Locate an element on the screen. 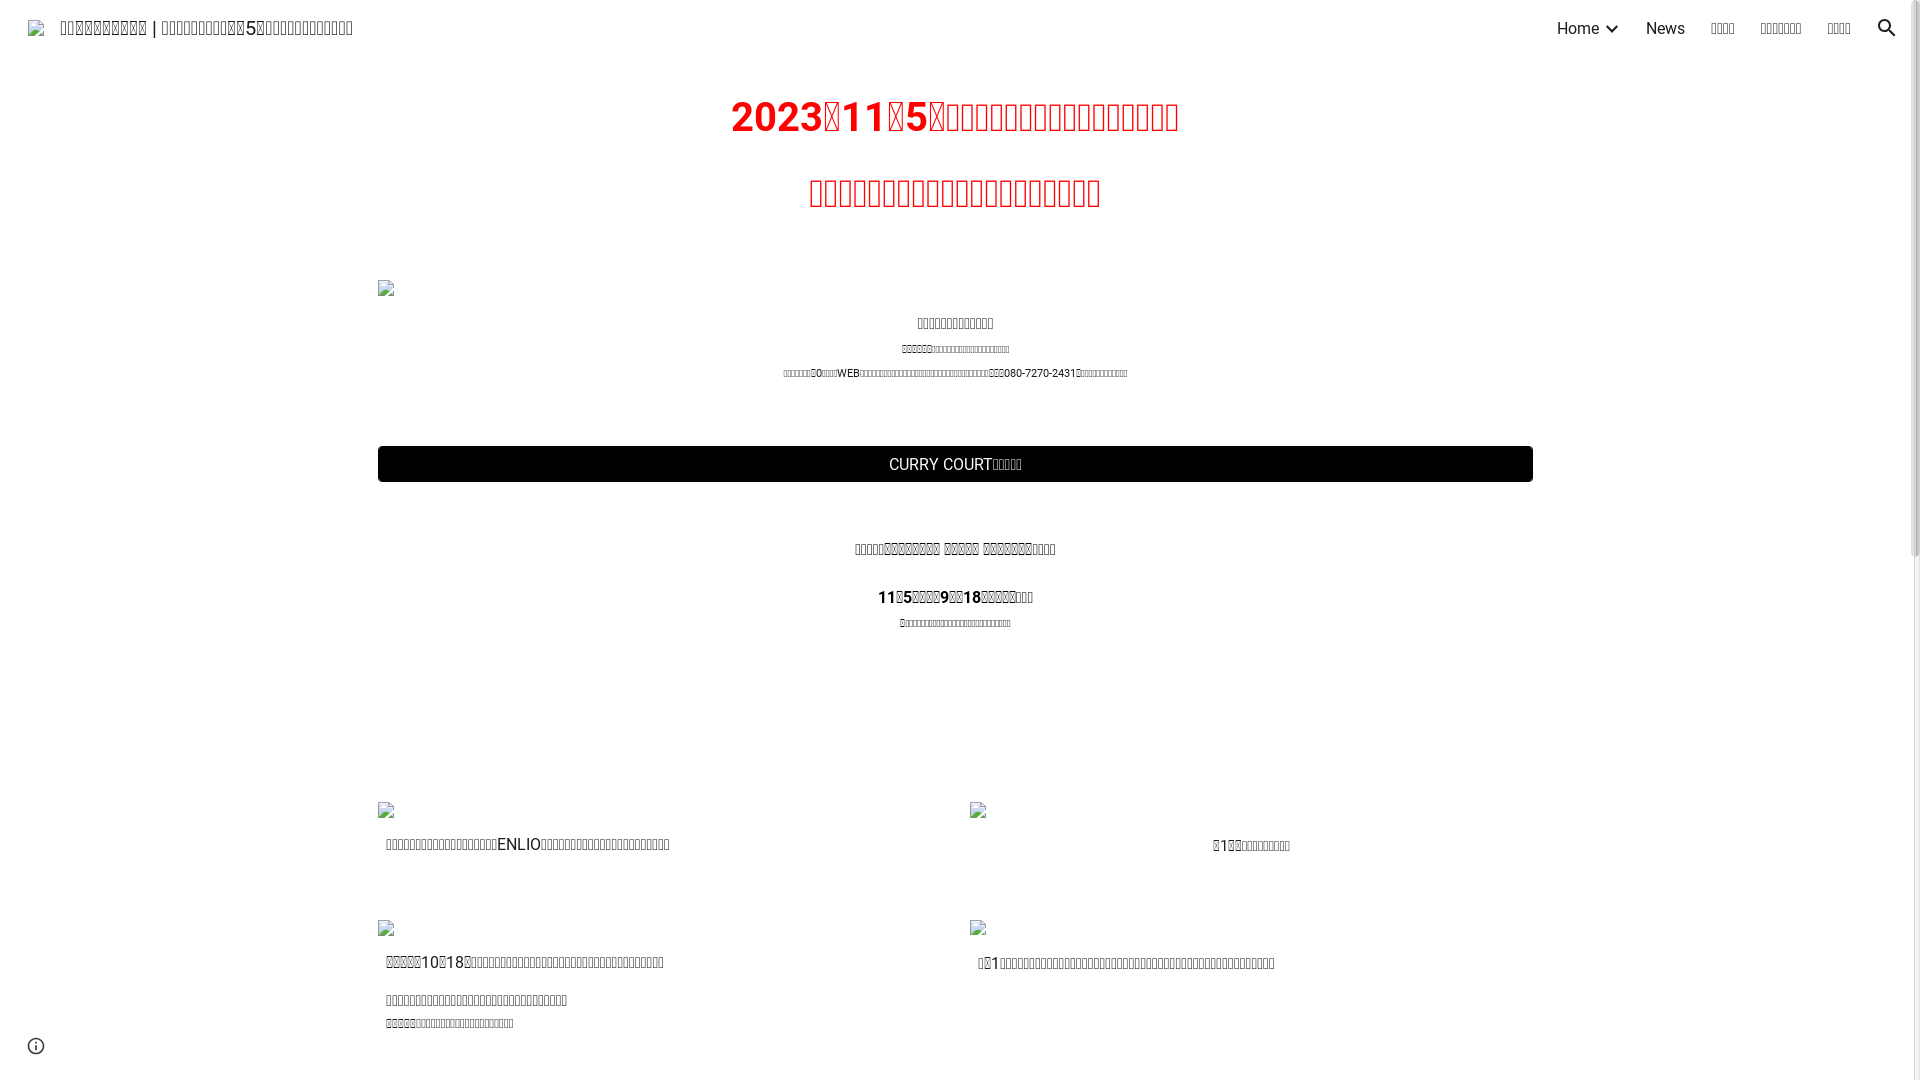  'Expand/Collapse' is located at coordinates (1611, 27).